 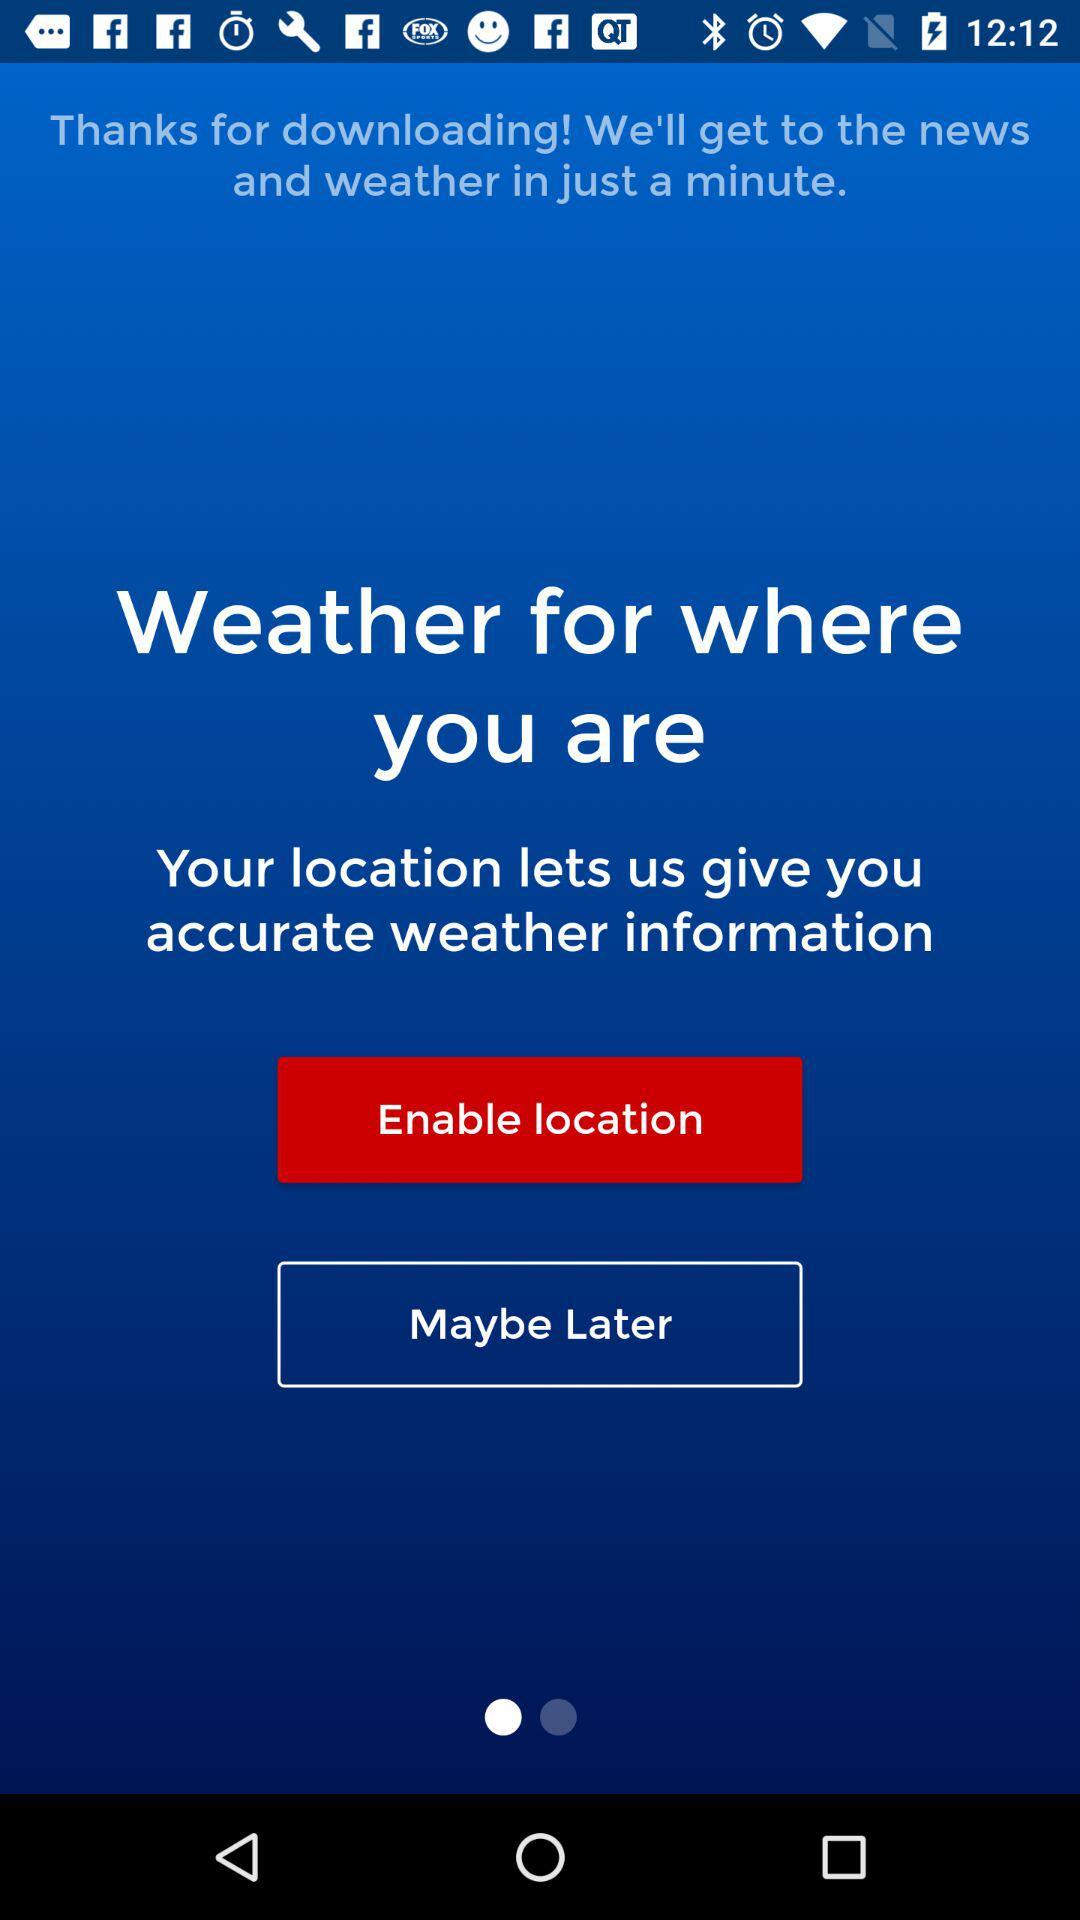 What do you see at coordinates (540, 1324) in the screenshot?
I see `the item below the enable location icon` at bounding box center [540, 1324].